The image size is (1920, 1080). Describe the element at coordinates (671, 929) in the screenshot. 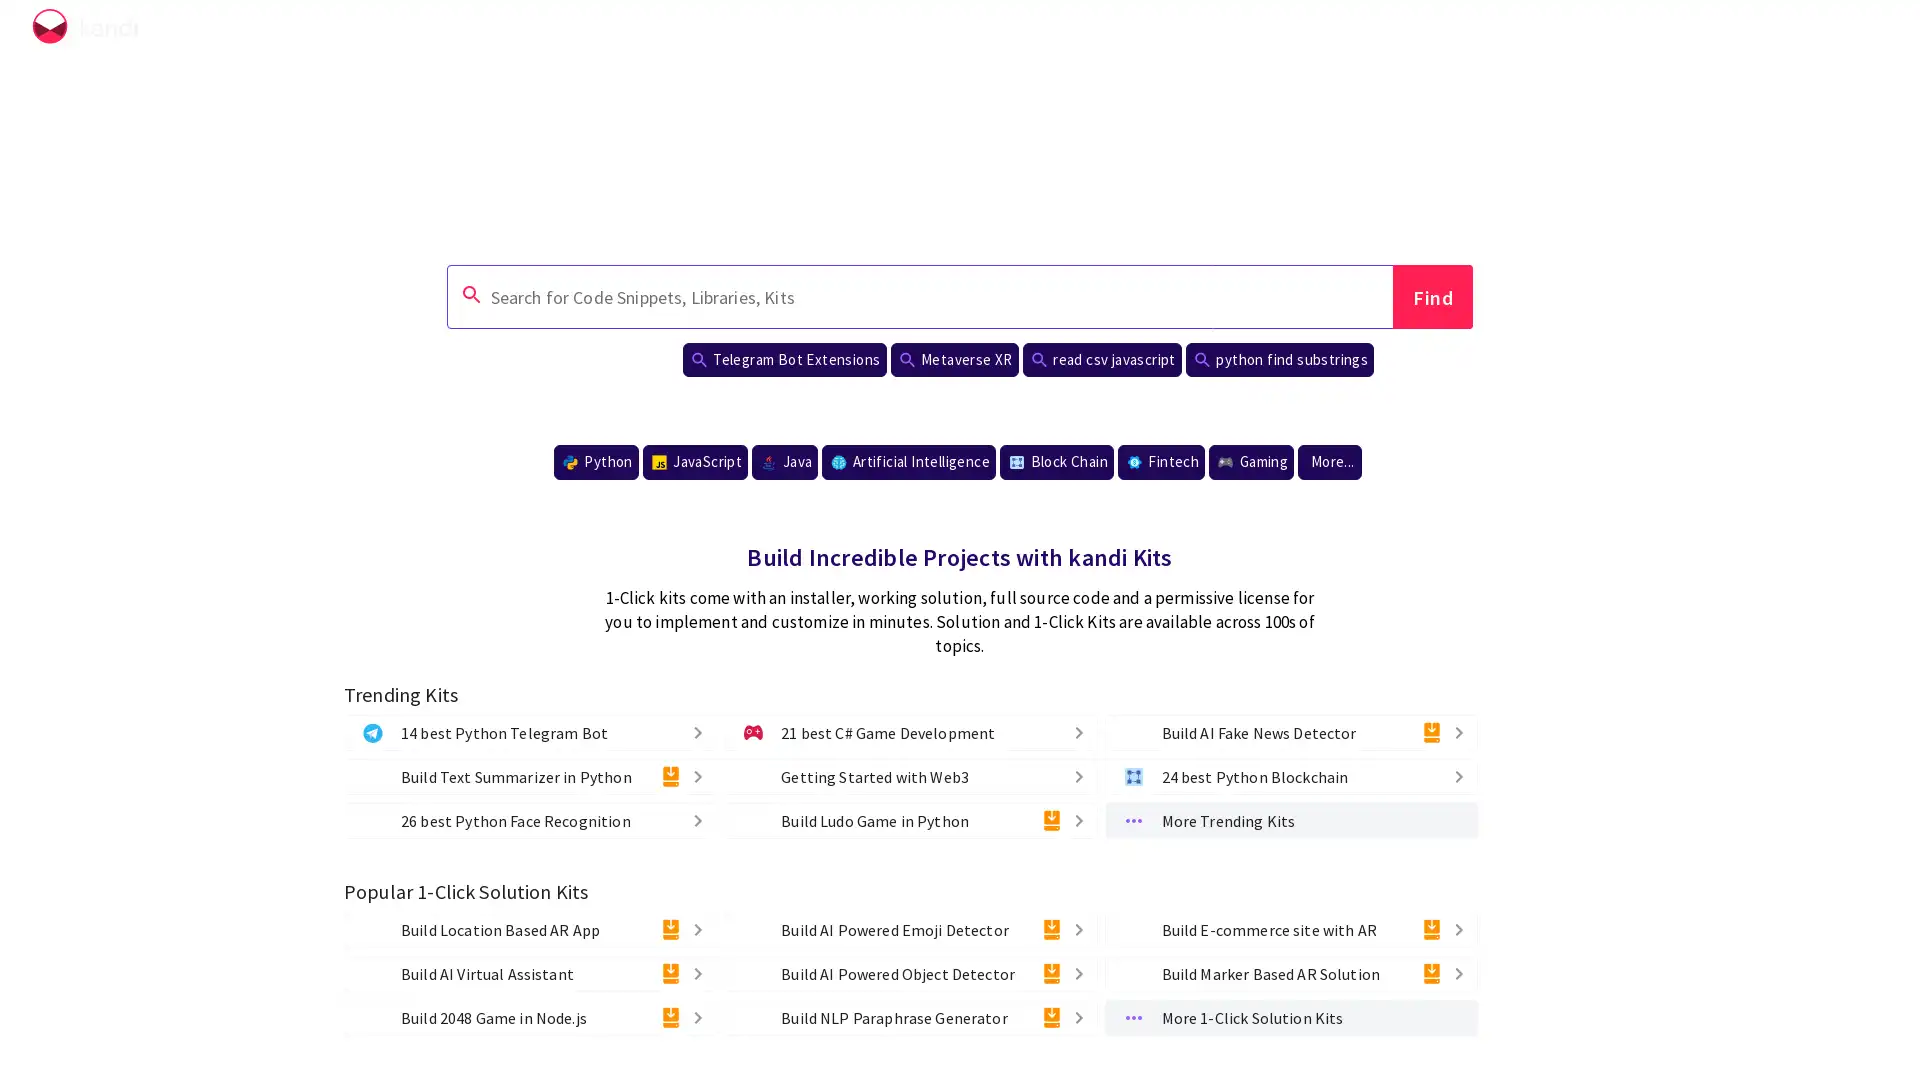

I see `delete` at that location.